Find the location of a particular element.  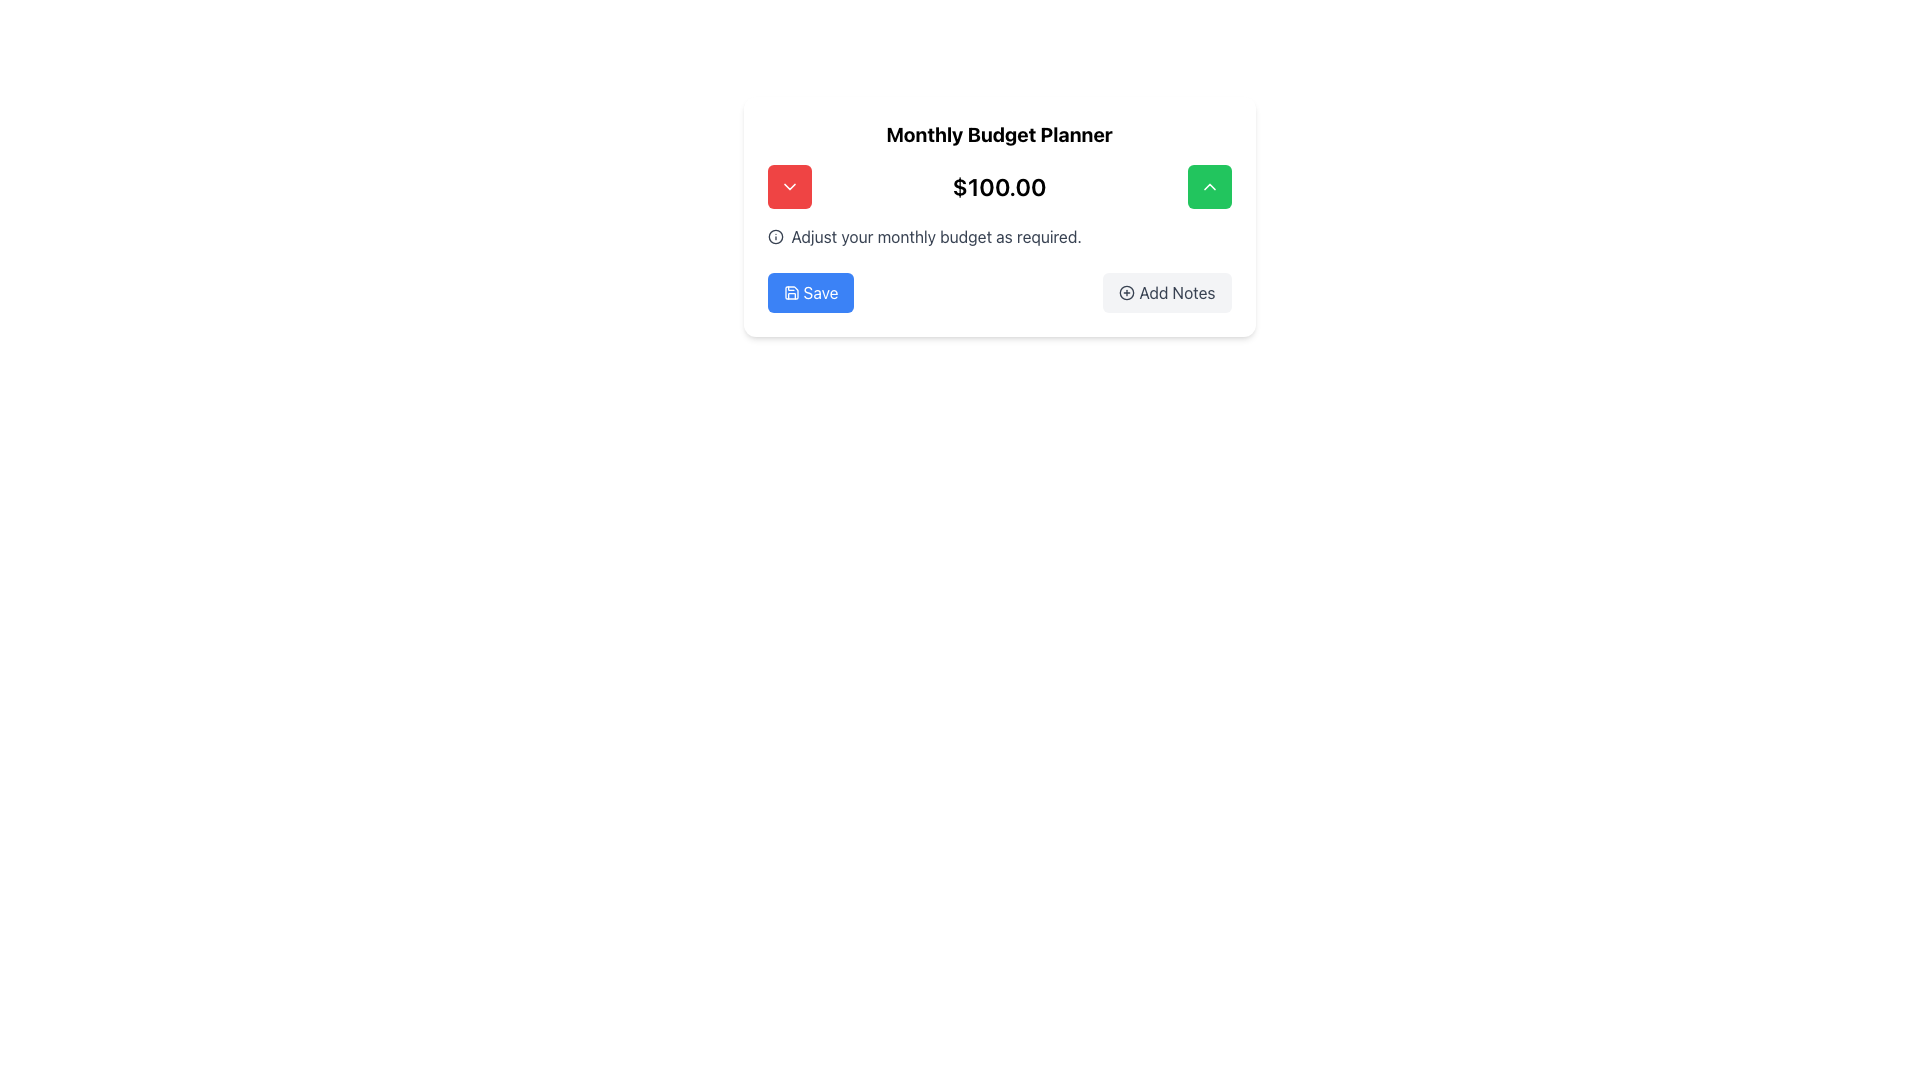

the Save icon located on the left side of the blue button labeled 'Save' to initiate the save operation is located at coordinates (790, 293).